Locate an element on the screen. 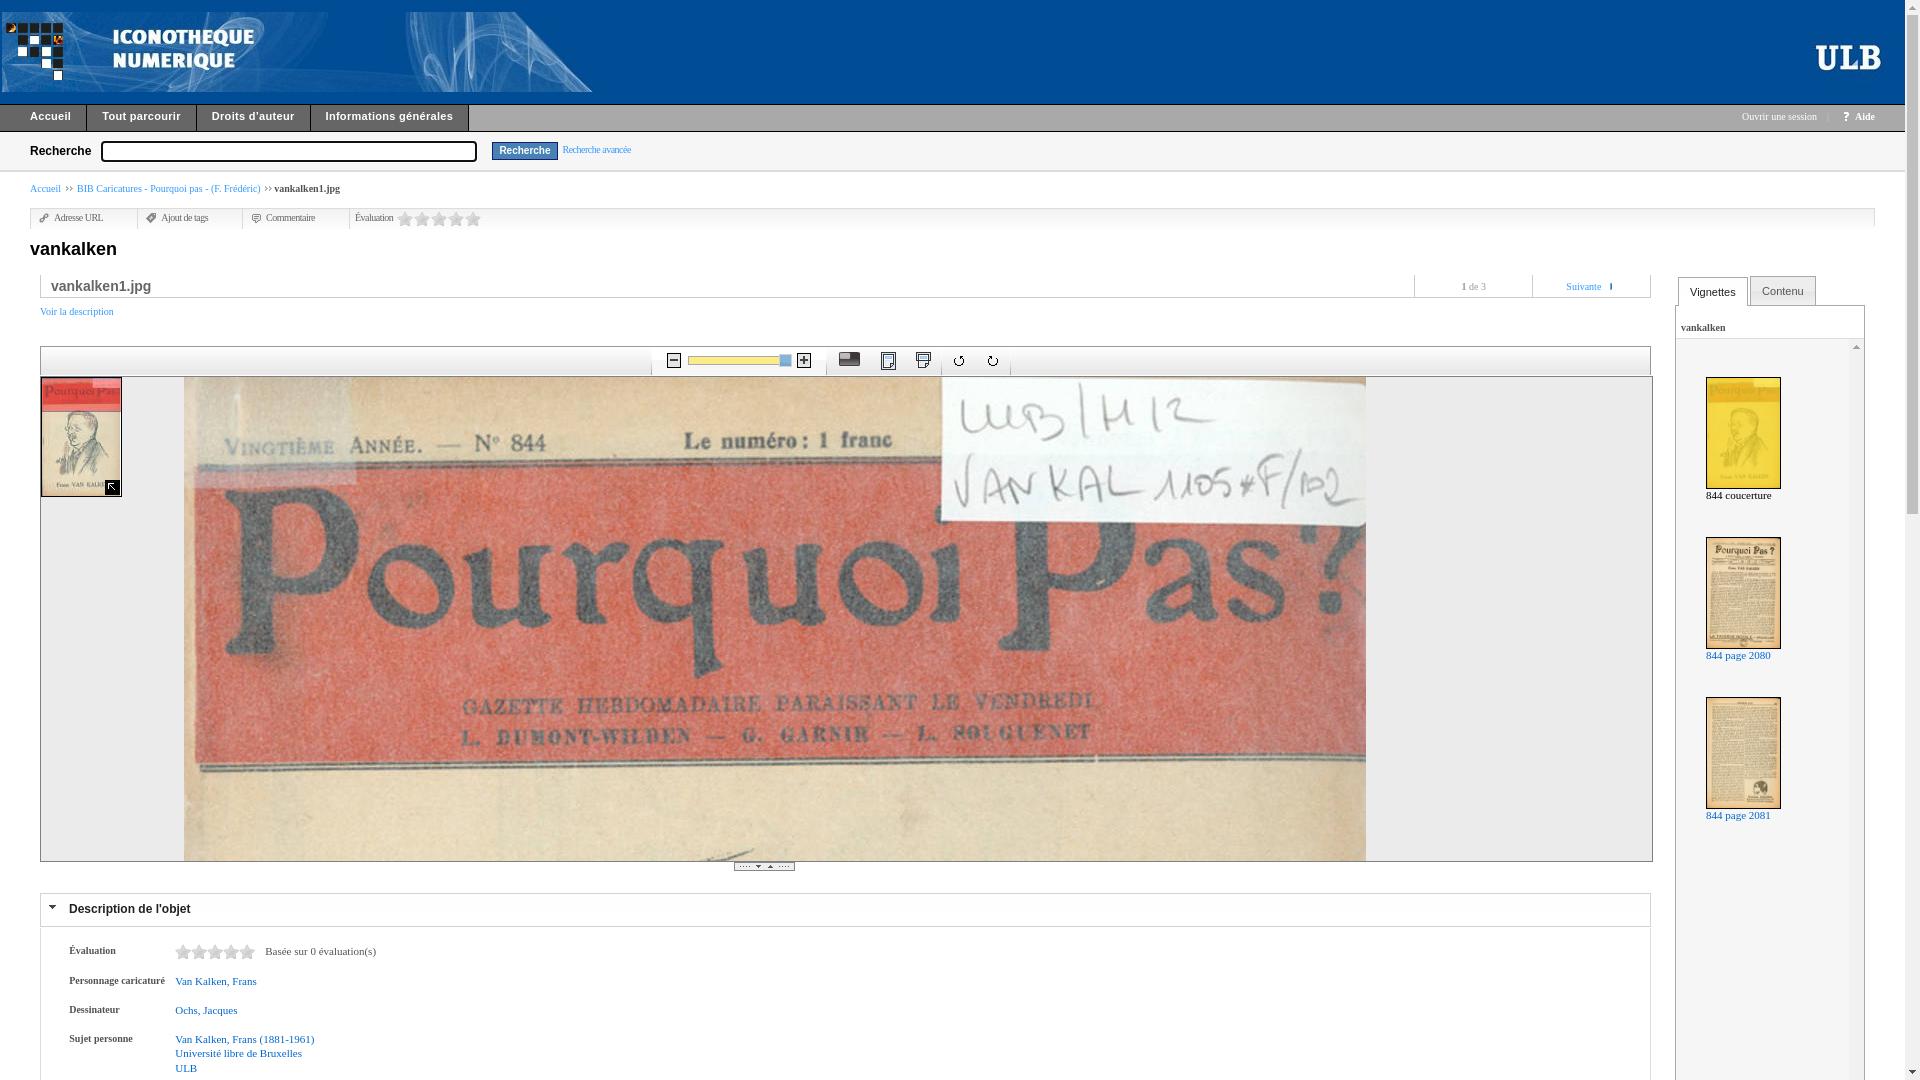  'Vignettes' is located at coordinates (1712, 292).